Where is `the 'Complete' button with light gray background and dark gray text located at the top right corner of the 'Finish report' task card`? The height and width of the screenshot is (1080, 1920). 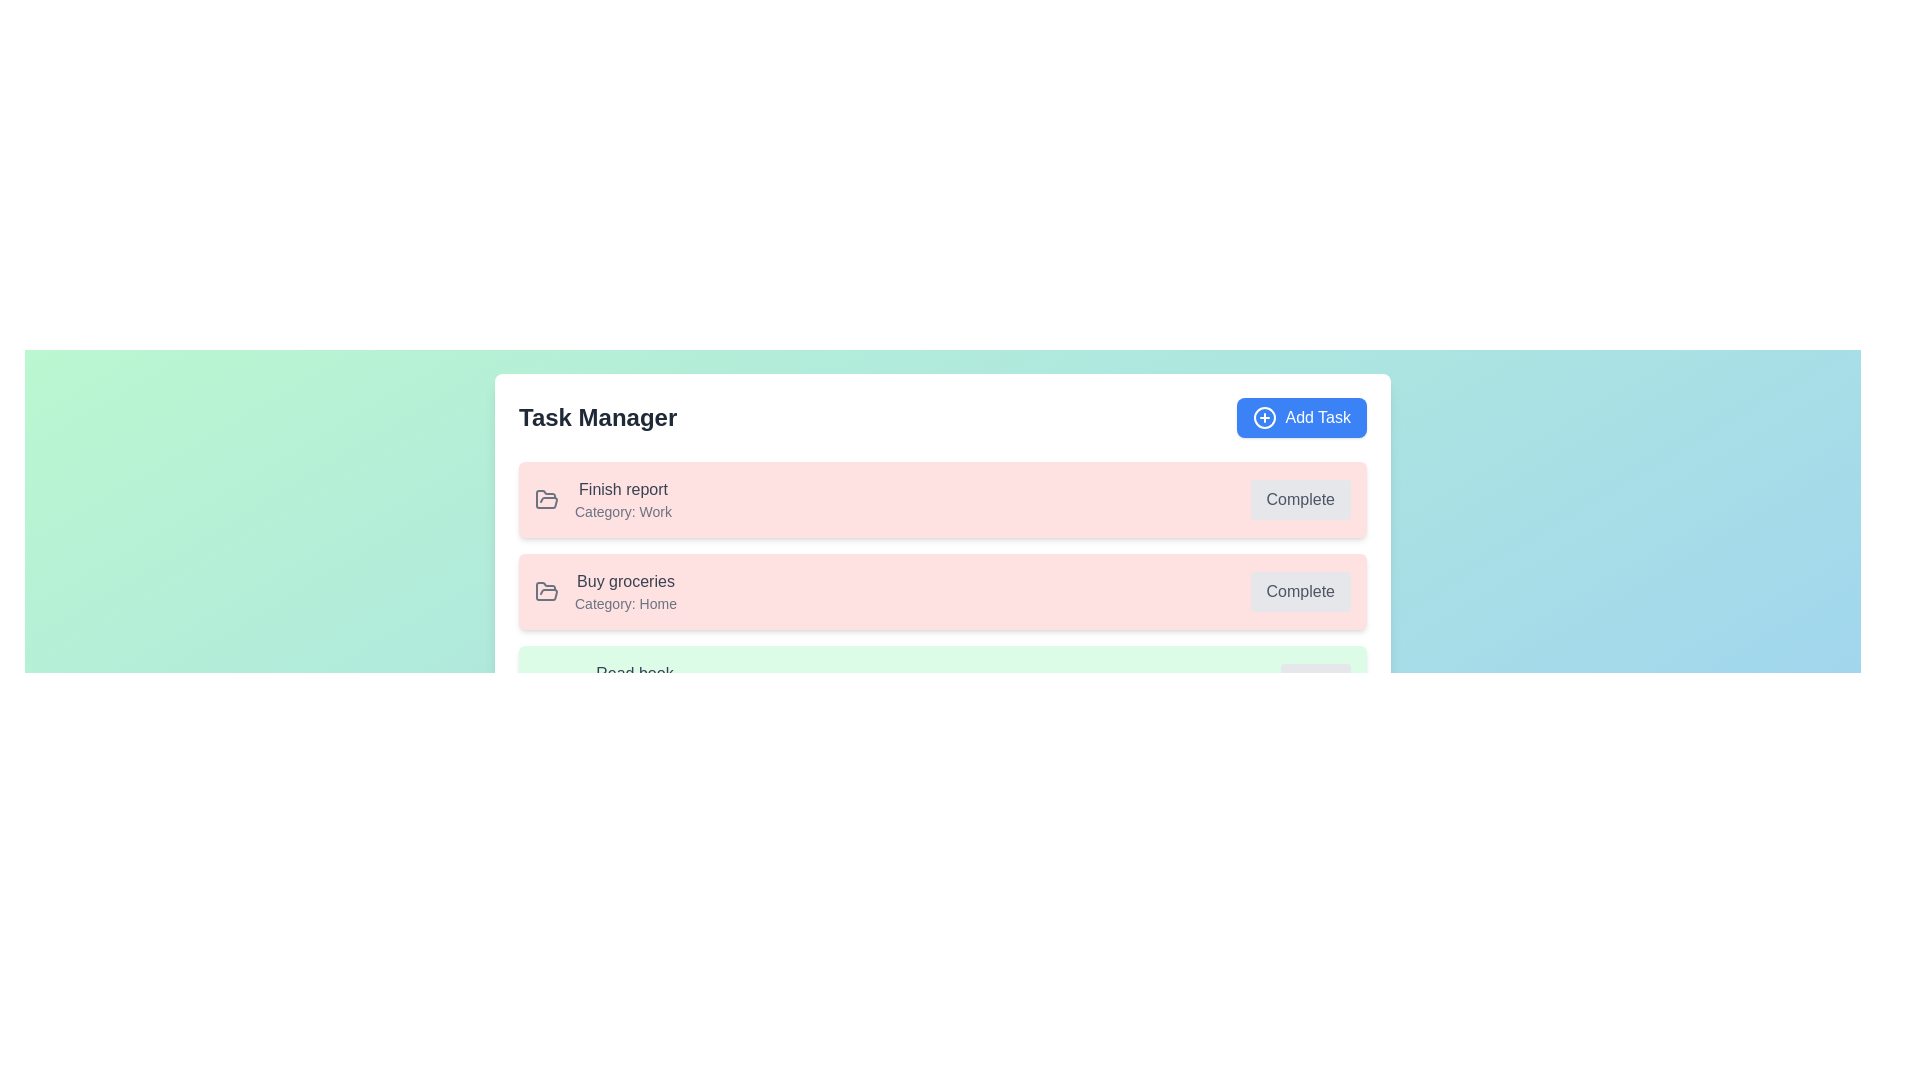 the 'Complete' button with light gray background and dark gray text located at the top right corner of the 'Finish report' task card is located at coordinates (1300, 499).